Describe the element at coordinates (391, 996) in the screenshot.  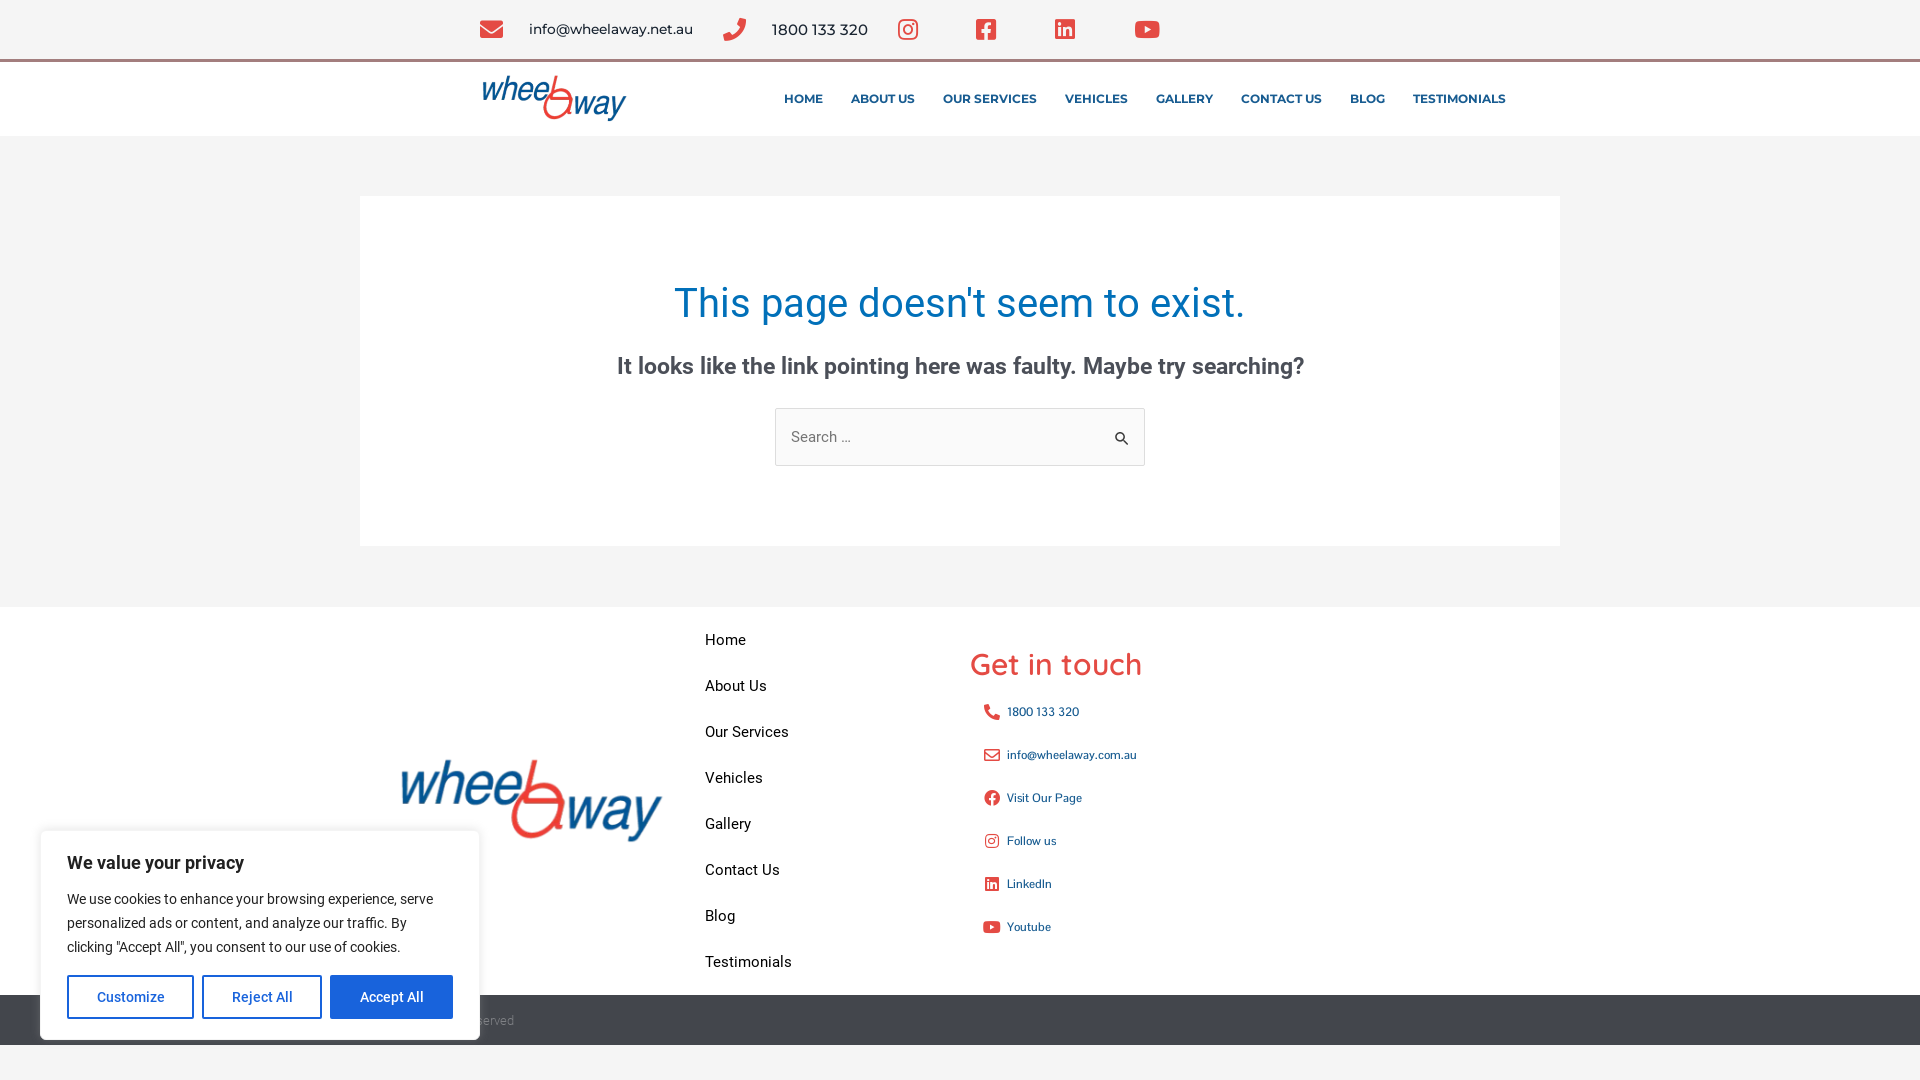
I see `'Accept All'` at that location.